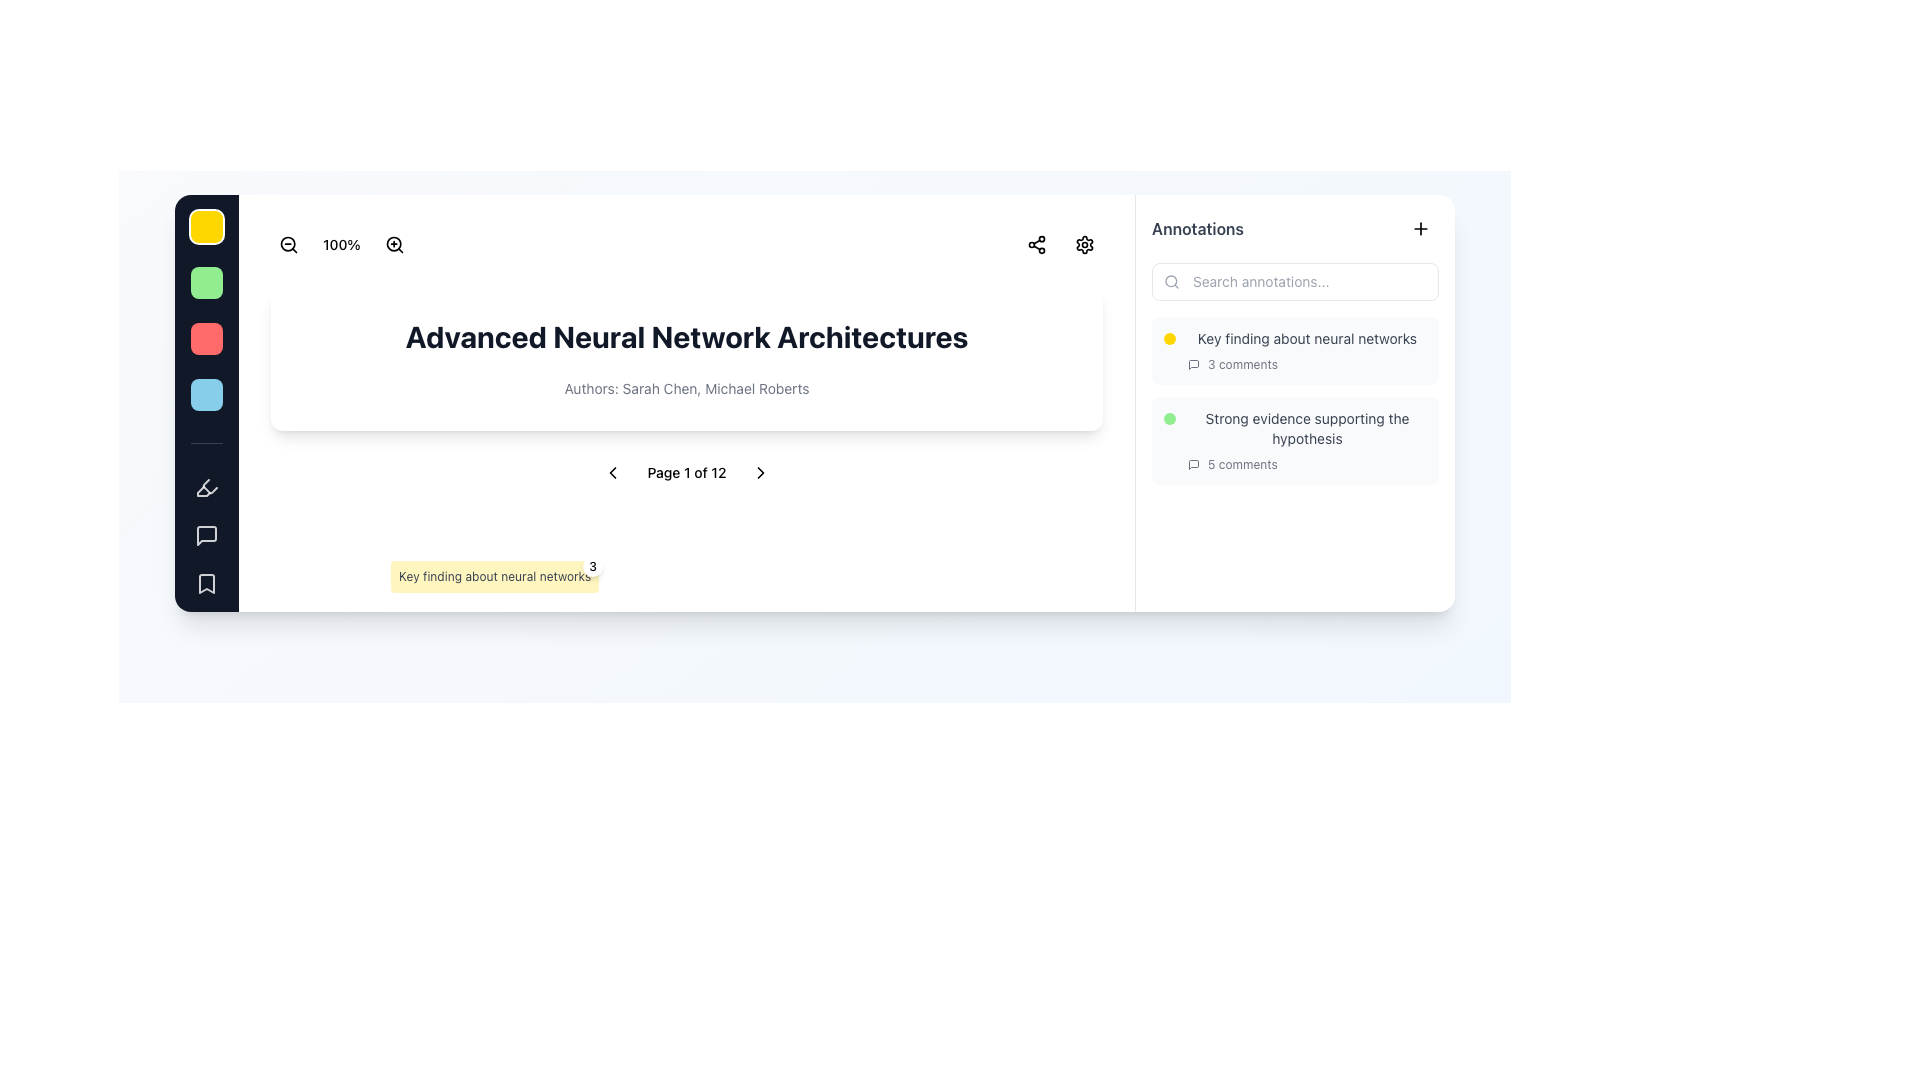 This screenshot has height=1080, width=1920. Describe the element at coordinates (1295, 439) in the screenshot. I see `the text 'Strong evidence supporting the hypothesis' for copying from the annotations section, which is the second item below 'Key finding about neural networks'` at that location.